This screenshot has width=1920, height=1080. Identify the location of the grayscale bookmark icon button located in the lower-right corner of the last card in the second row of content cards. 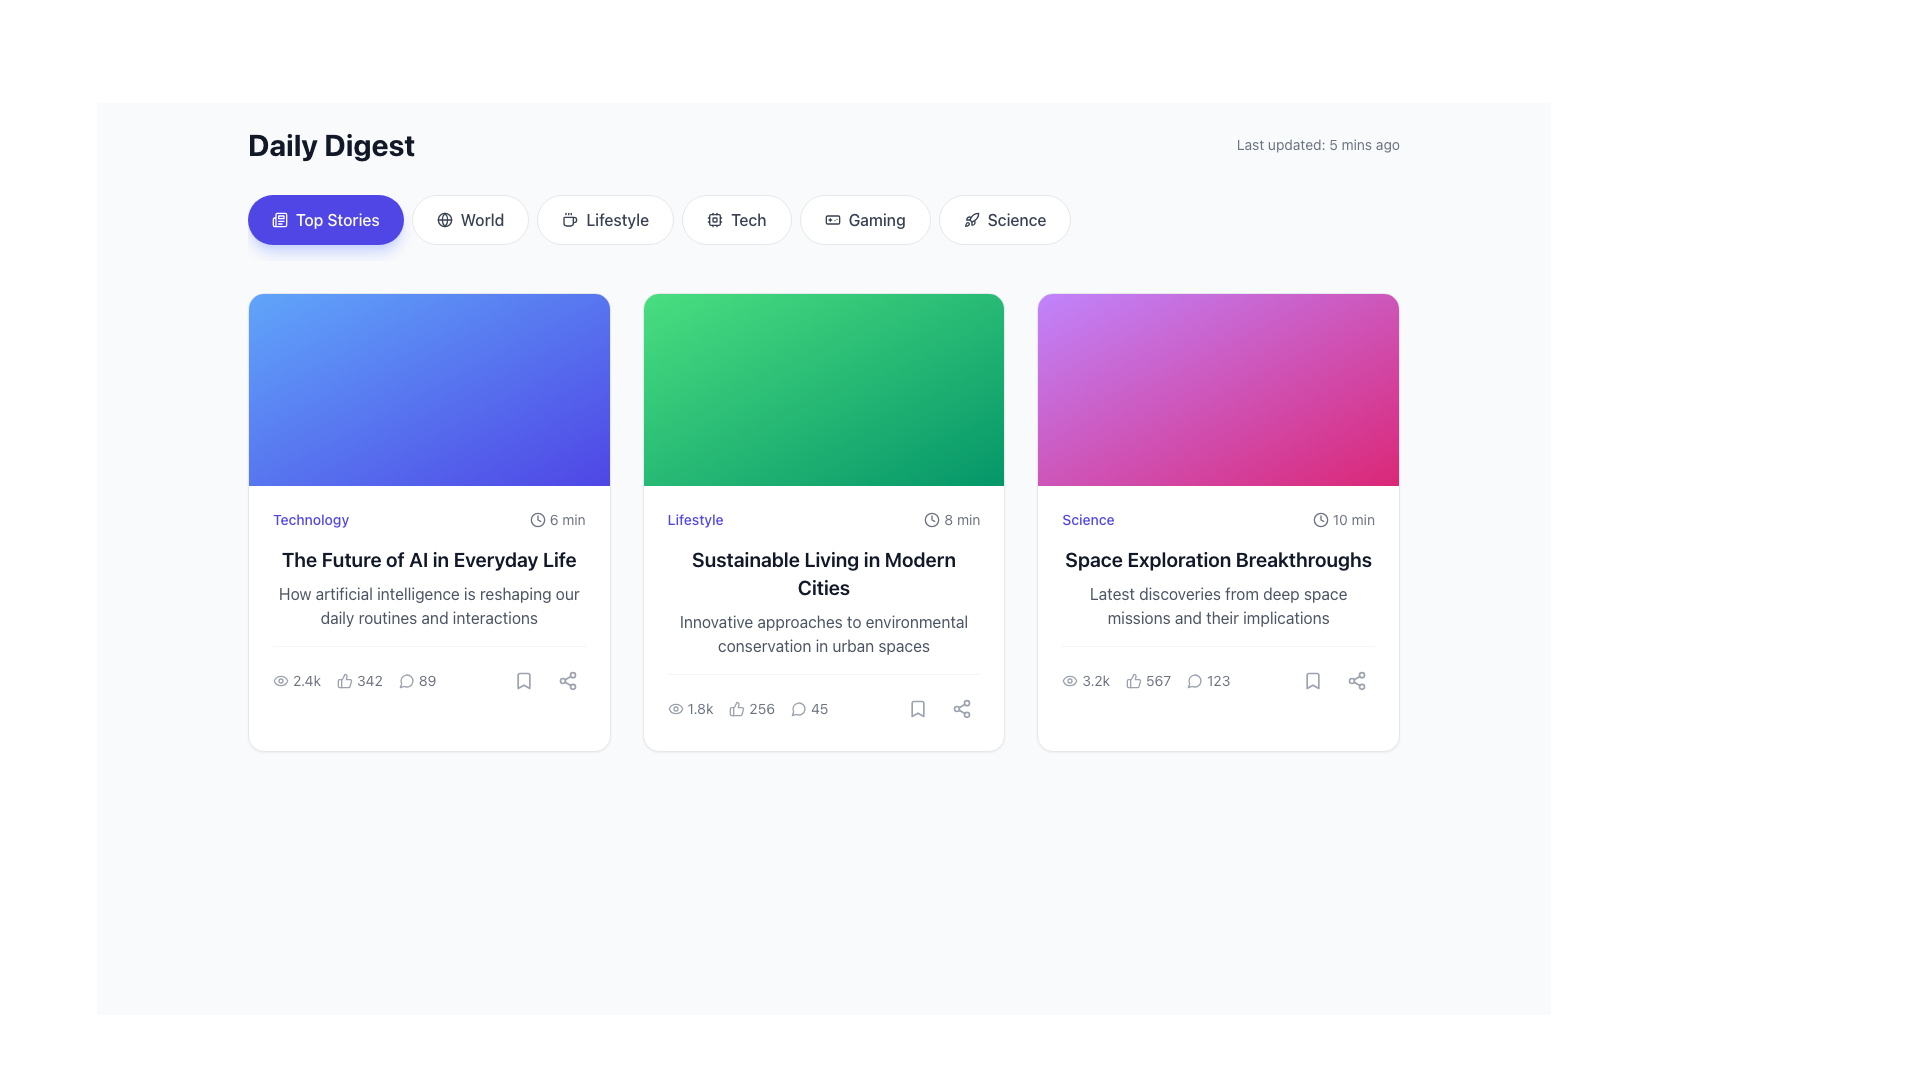
(1312, 680).